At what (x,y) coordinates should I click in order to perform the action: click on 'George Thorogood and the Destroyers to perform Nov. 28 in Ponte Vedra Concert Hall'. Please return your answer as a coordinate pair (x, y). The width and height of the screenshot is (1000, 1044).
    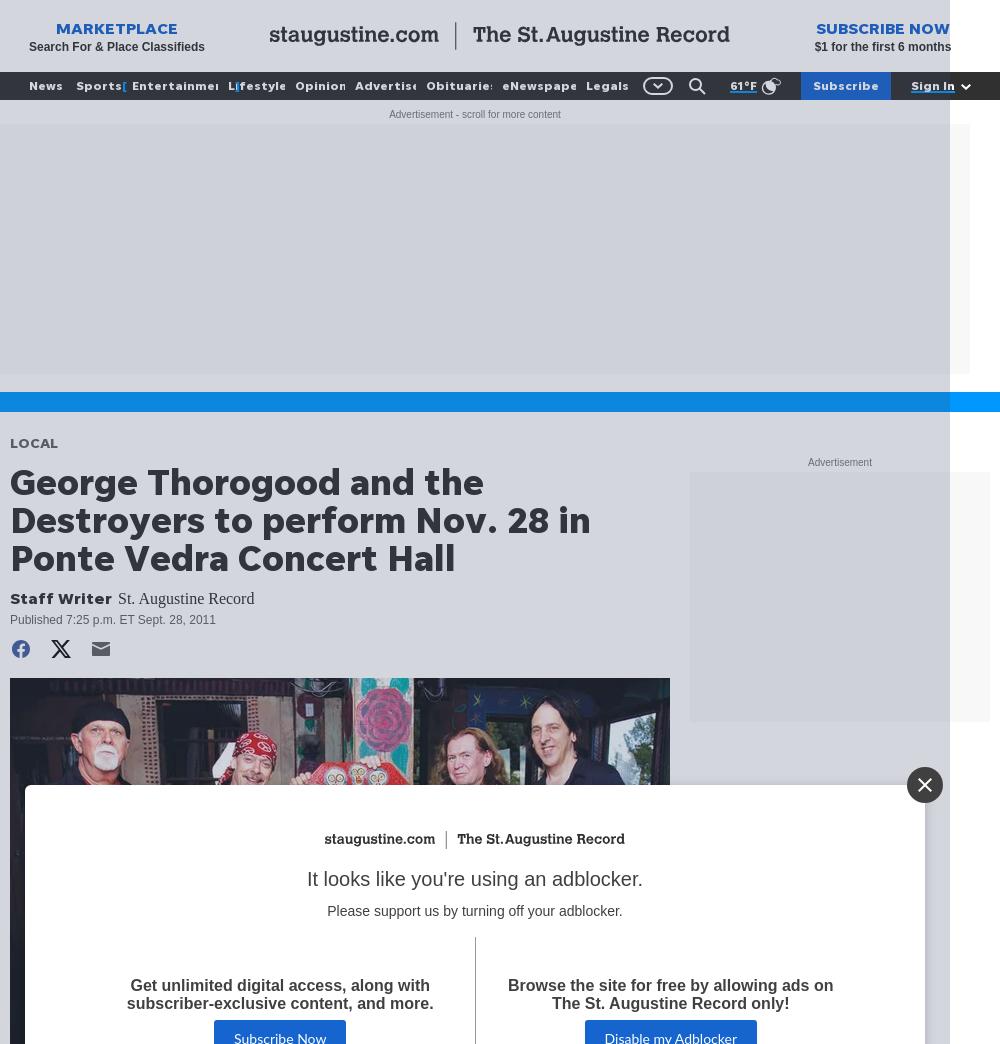
    Looking at the image, I should click on (300, 518).